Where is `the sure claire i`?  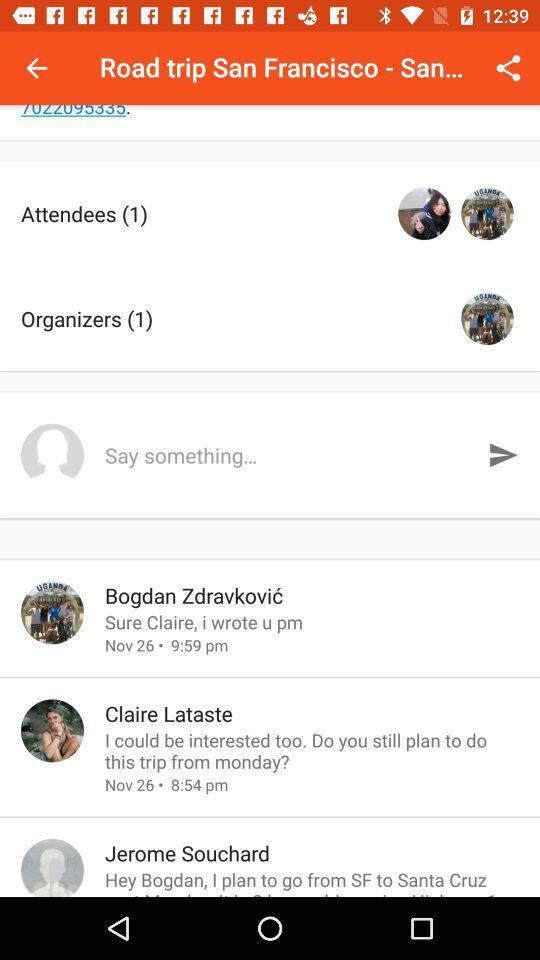
the sure claire i is located at coordinates (312, 621).